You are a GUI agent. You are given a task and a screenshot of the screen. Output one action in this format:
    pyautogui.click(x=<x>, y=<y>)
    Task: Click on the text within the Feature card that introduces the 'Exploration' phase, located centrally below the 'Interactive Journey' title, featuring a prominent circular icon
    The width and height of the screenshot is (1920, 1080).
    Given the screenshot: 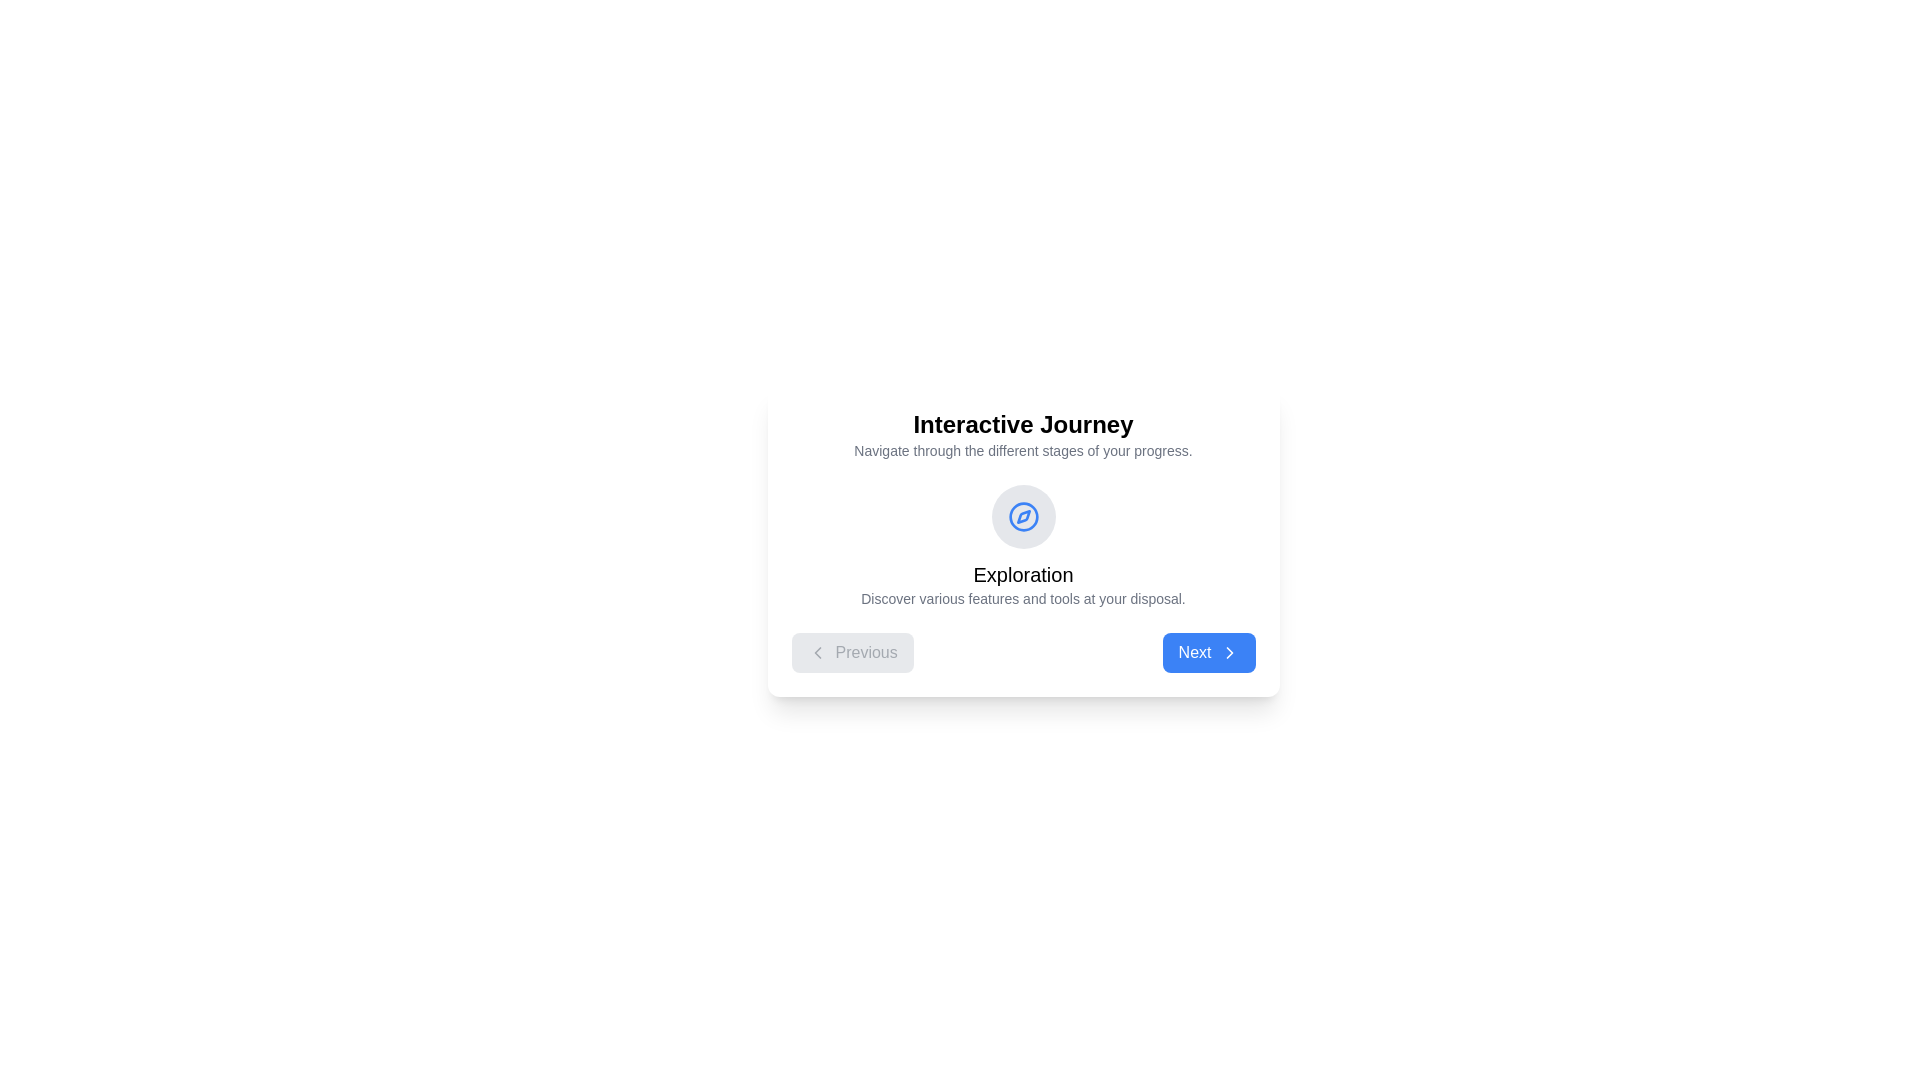 What is the action you would take?
    pyautogui.click(x=1023, y=547)
    